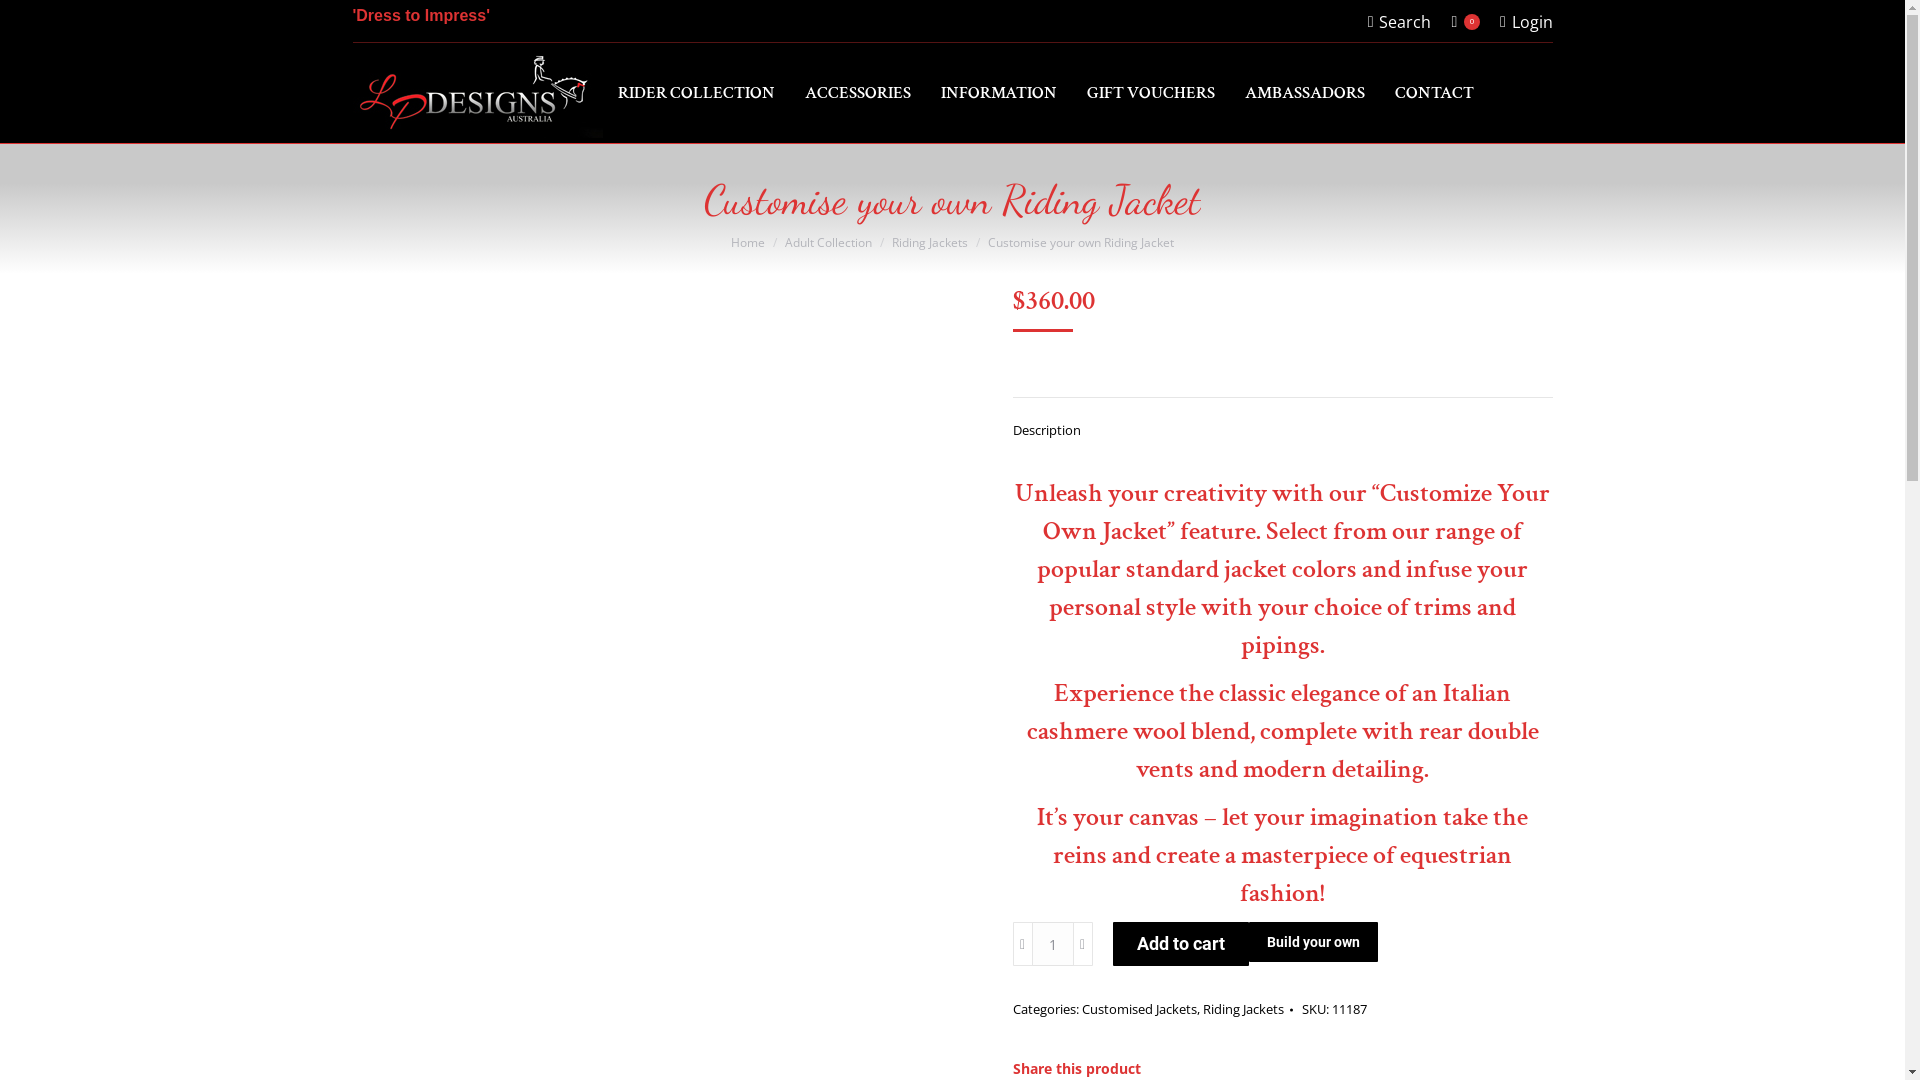 The height and width of the screenshot is (1080, 1920). What do you see at coordinates (747, 241) in the screenshot?
I see `'Home'` at bounding box center [747, 241].